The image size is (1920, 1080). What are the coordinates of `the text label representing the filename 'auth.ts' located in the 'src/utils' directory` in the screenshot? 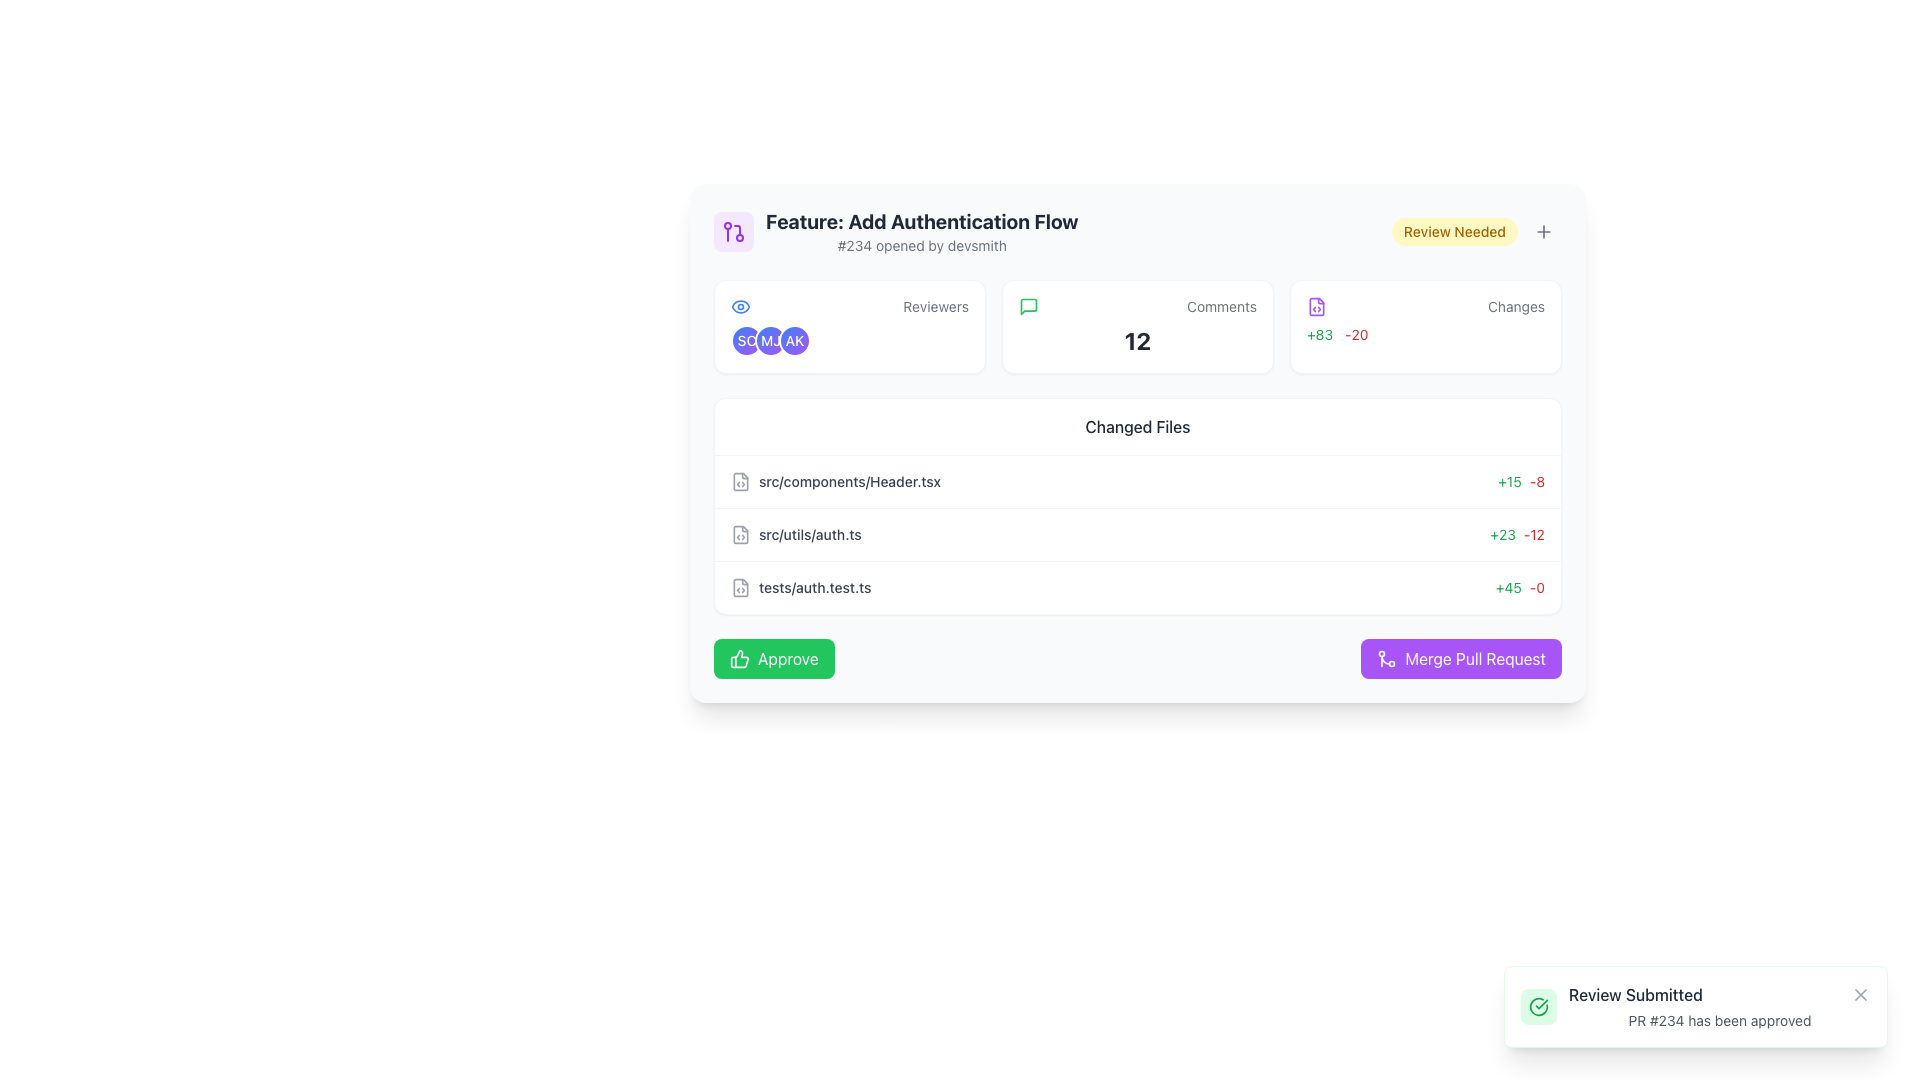 It's located at (810, 534).